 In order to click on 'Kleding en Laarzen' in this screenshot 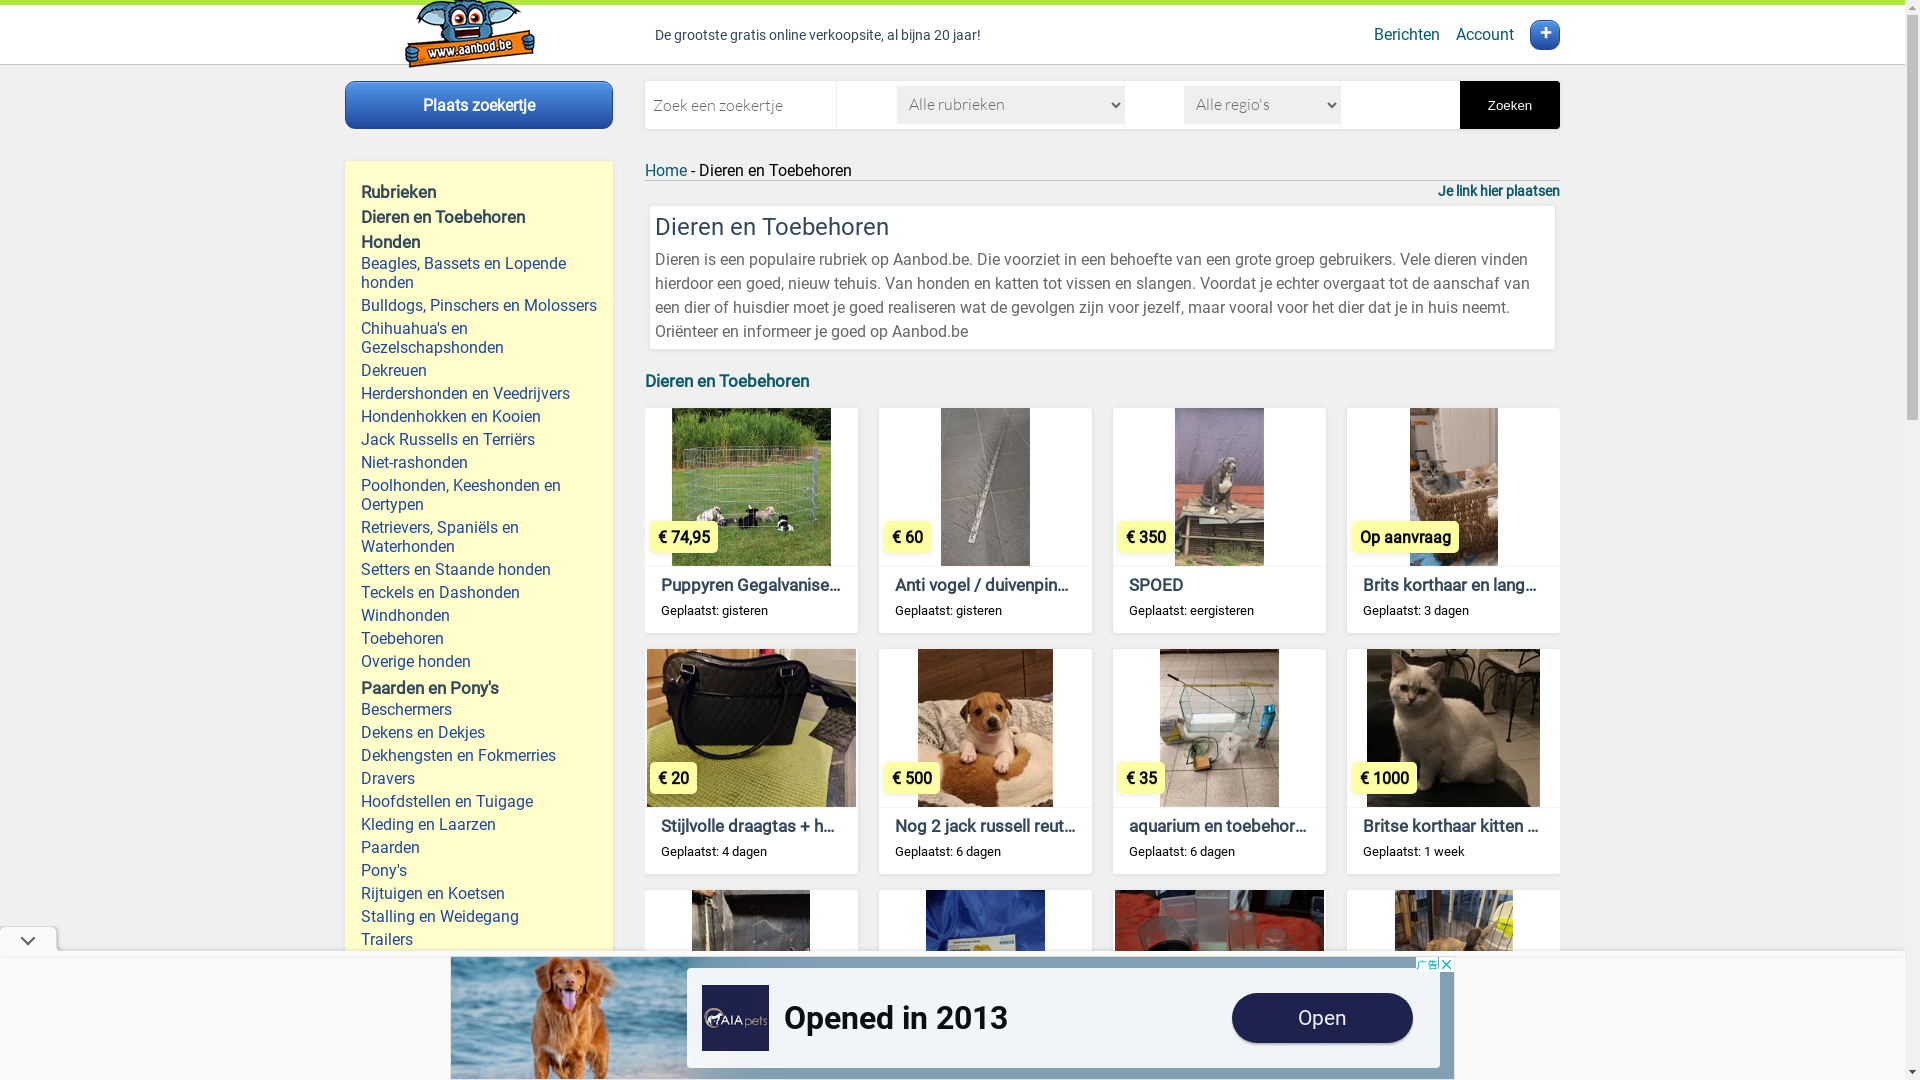, I will do `click(478, 824)`.